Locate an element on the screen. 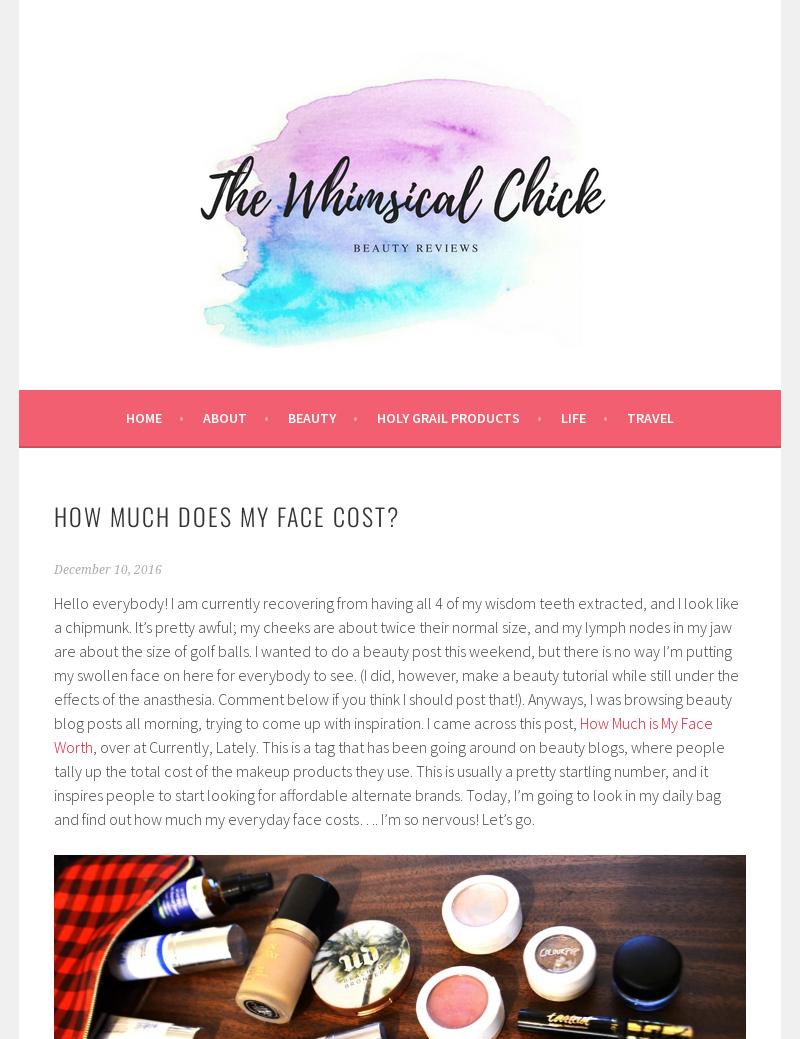  ', over at Currently, Lately. This is a tag that has been going around on beauty blogs, where people tally up the total cost of the makeup products they use. This is usually a pretty startling number, and it inspires people to start looking for affordable alternate brands. Today, I’m going to look in my daily bag and find out how much my everyday face costs…. I’m so nervous! Let’s go.' is located at coordinates (388, 780).